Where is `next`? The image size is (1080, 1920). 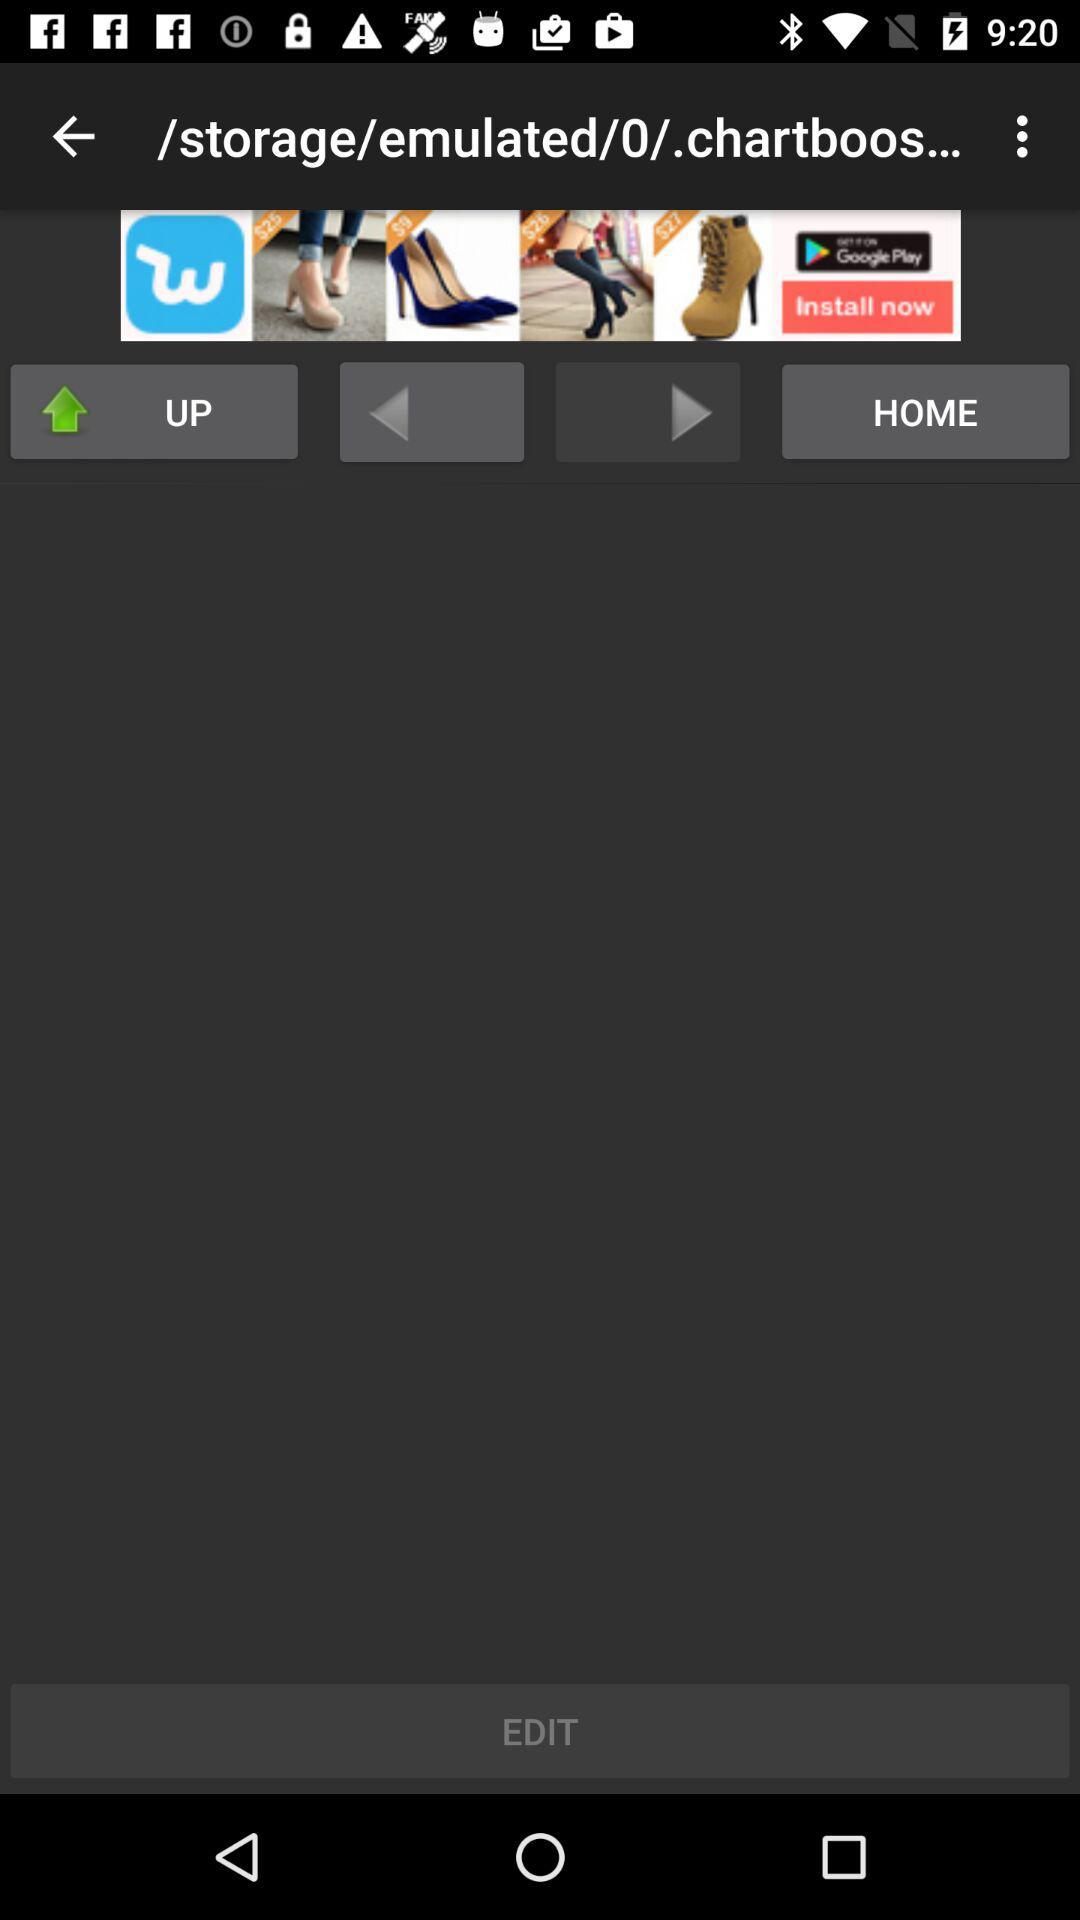
next is located at coordinates (648, 411).